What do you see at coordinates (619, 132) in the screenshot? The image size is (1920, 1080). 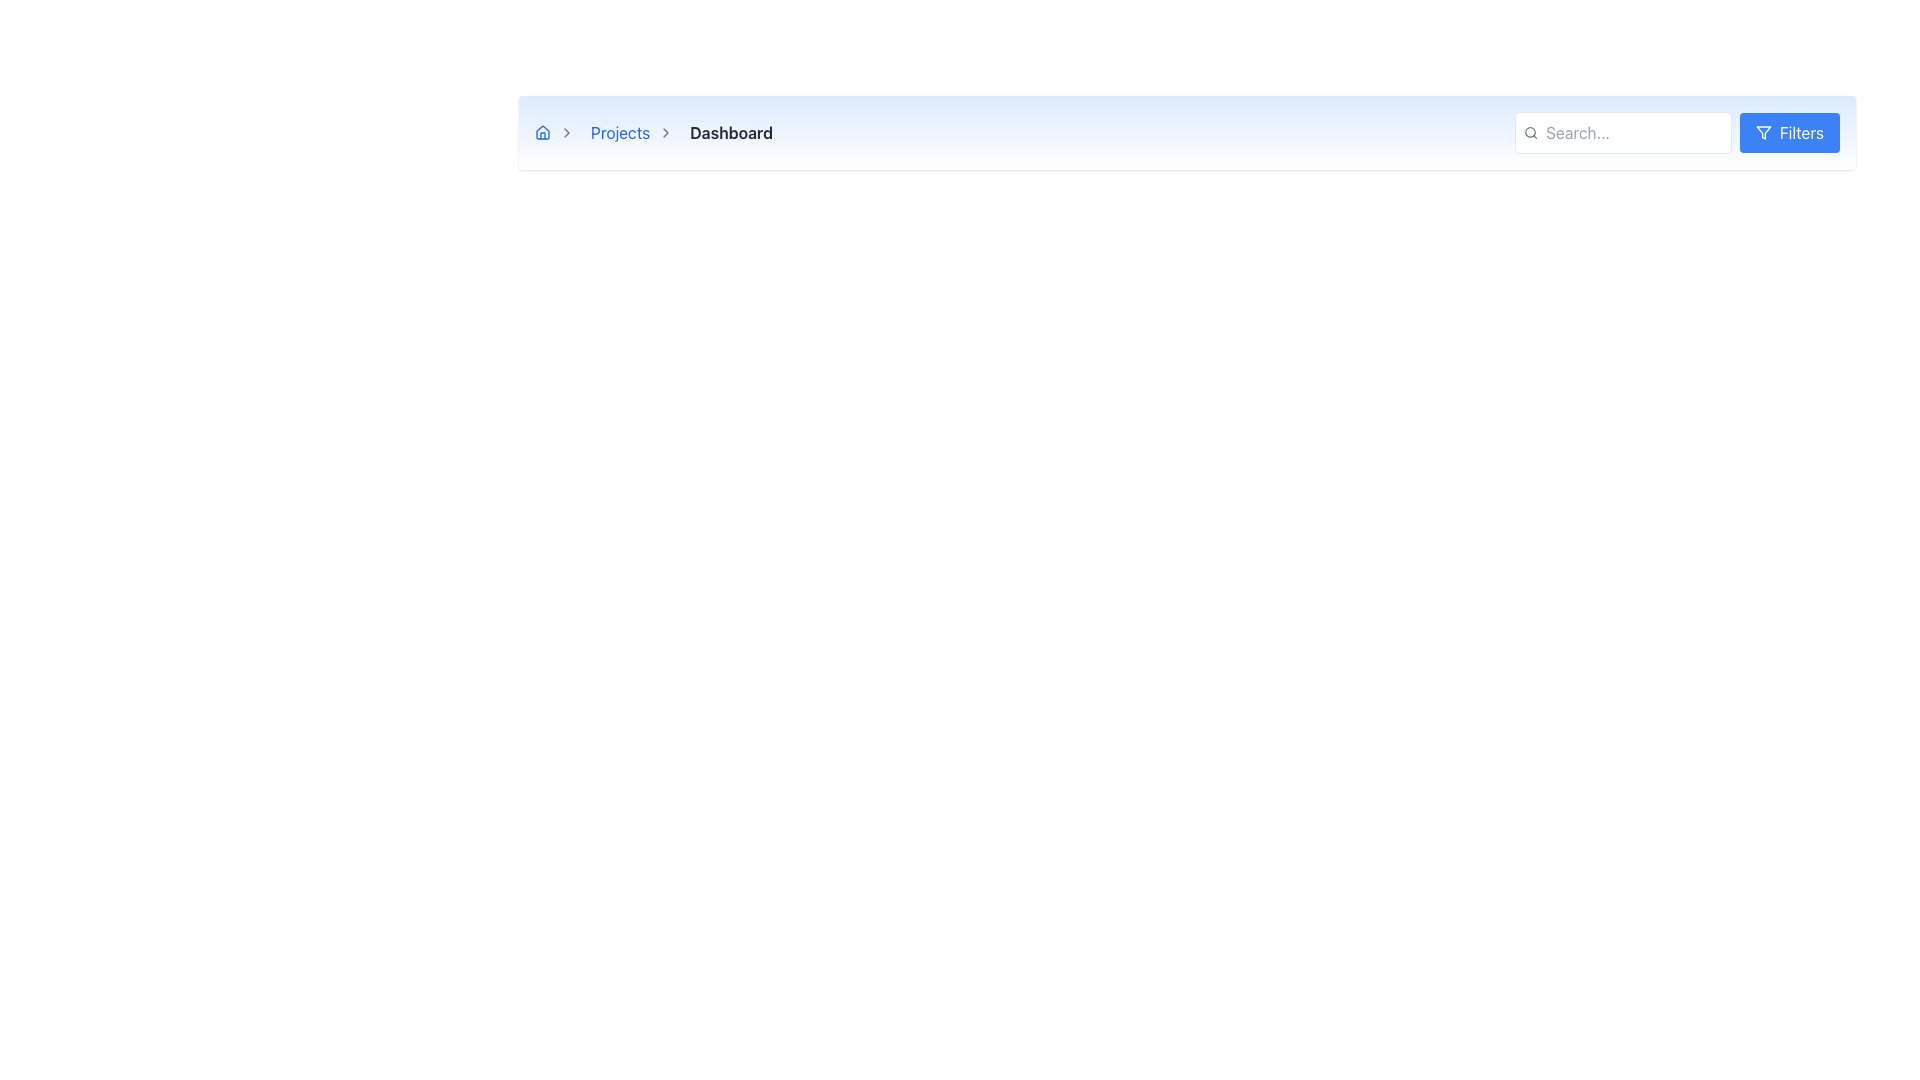 I see `the 'Projects' hyperlink in the breadcrumb navigation bar to underline the text` at bounding box center [619, 132].